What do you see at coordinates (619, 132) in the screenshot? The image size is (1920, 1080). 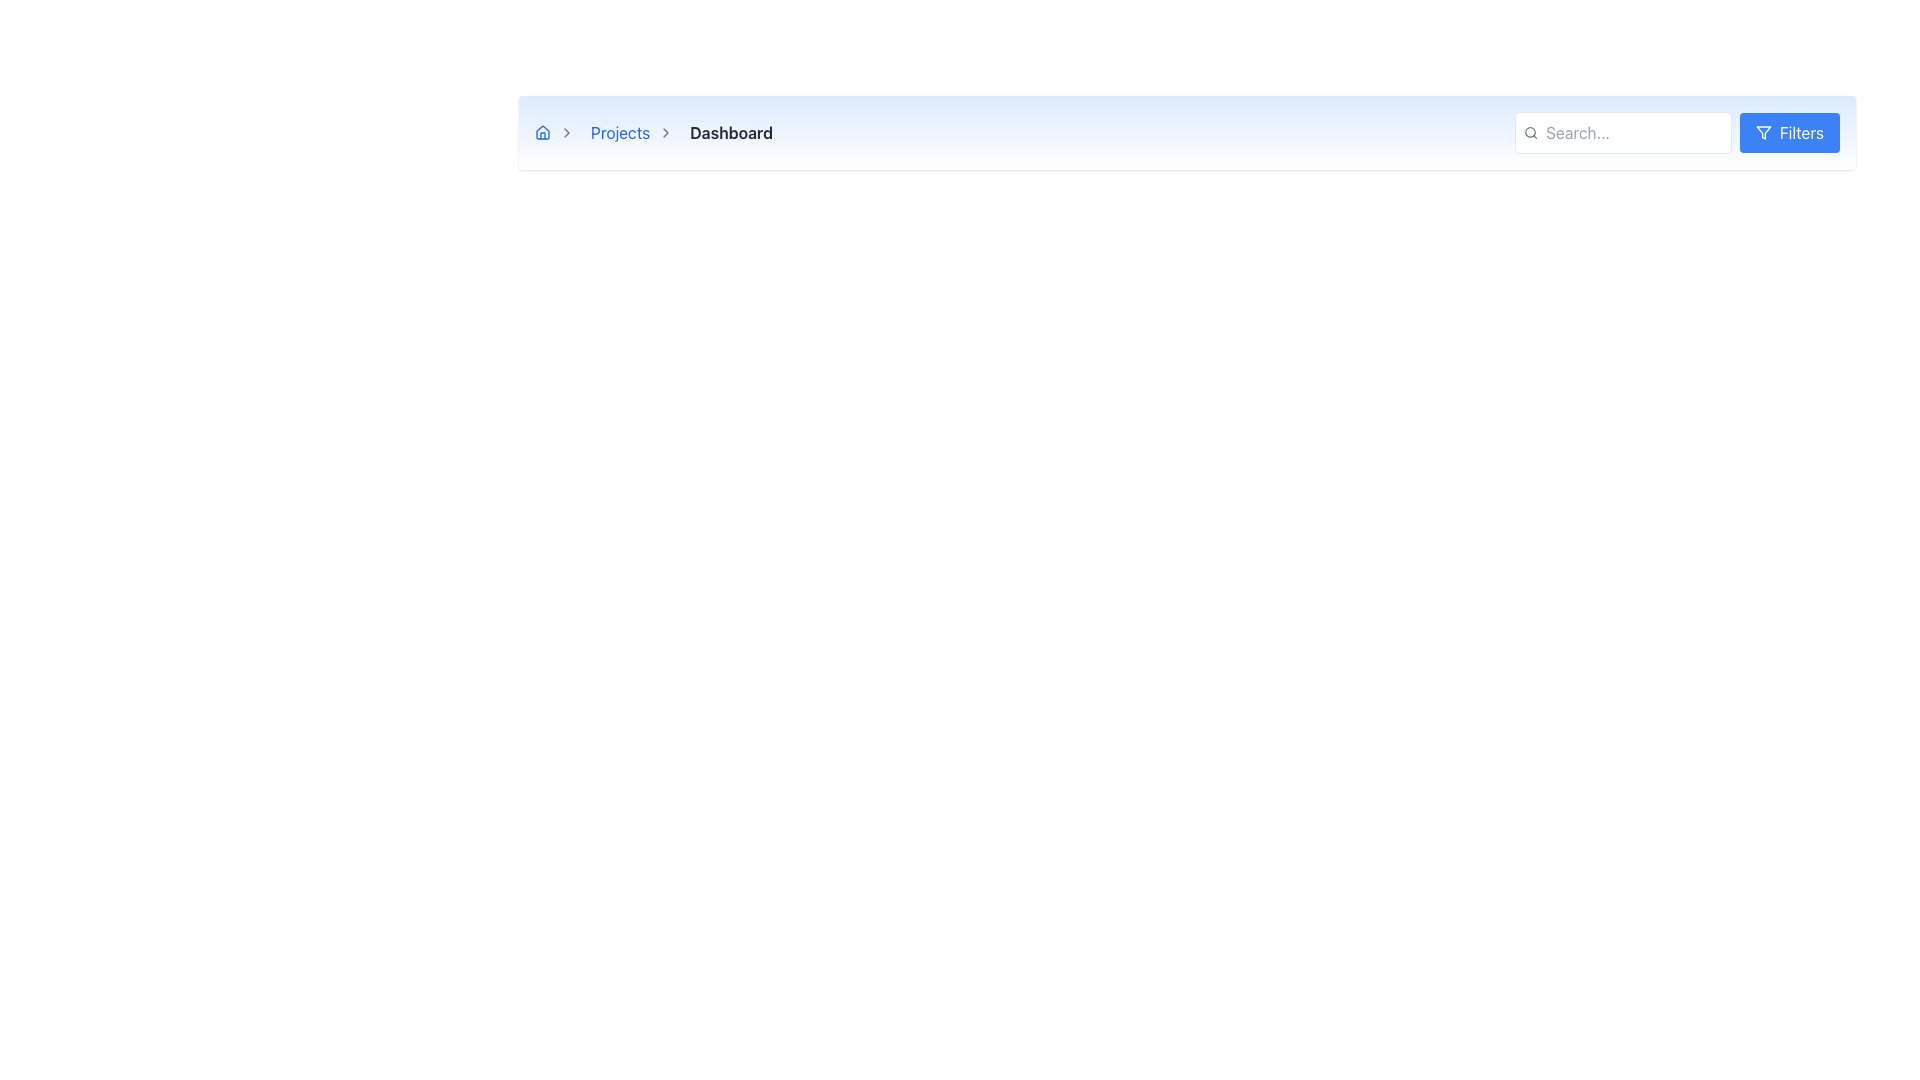 I see `the 'Projects' hyperlink in the breadcrumb navigation bar to underline the text` at bounding box center [619, 132].